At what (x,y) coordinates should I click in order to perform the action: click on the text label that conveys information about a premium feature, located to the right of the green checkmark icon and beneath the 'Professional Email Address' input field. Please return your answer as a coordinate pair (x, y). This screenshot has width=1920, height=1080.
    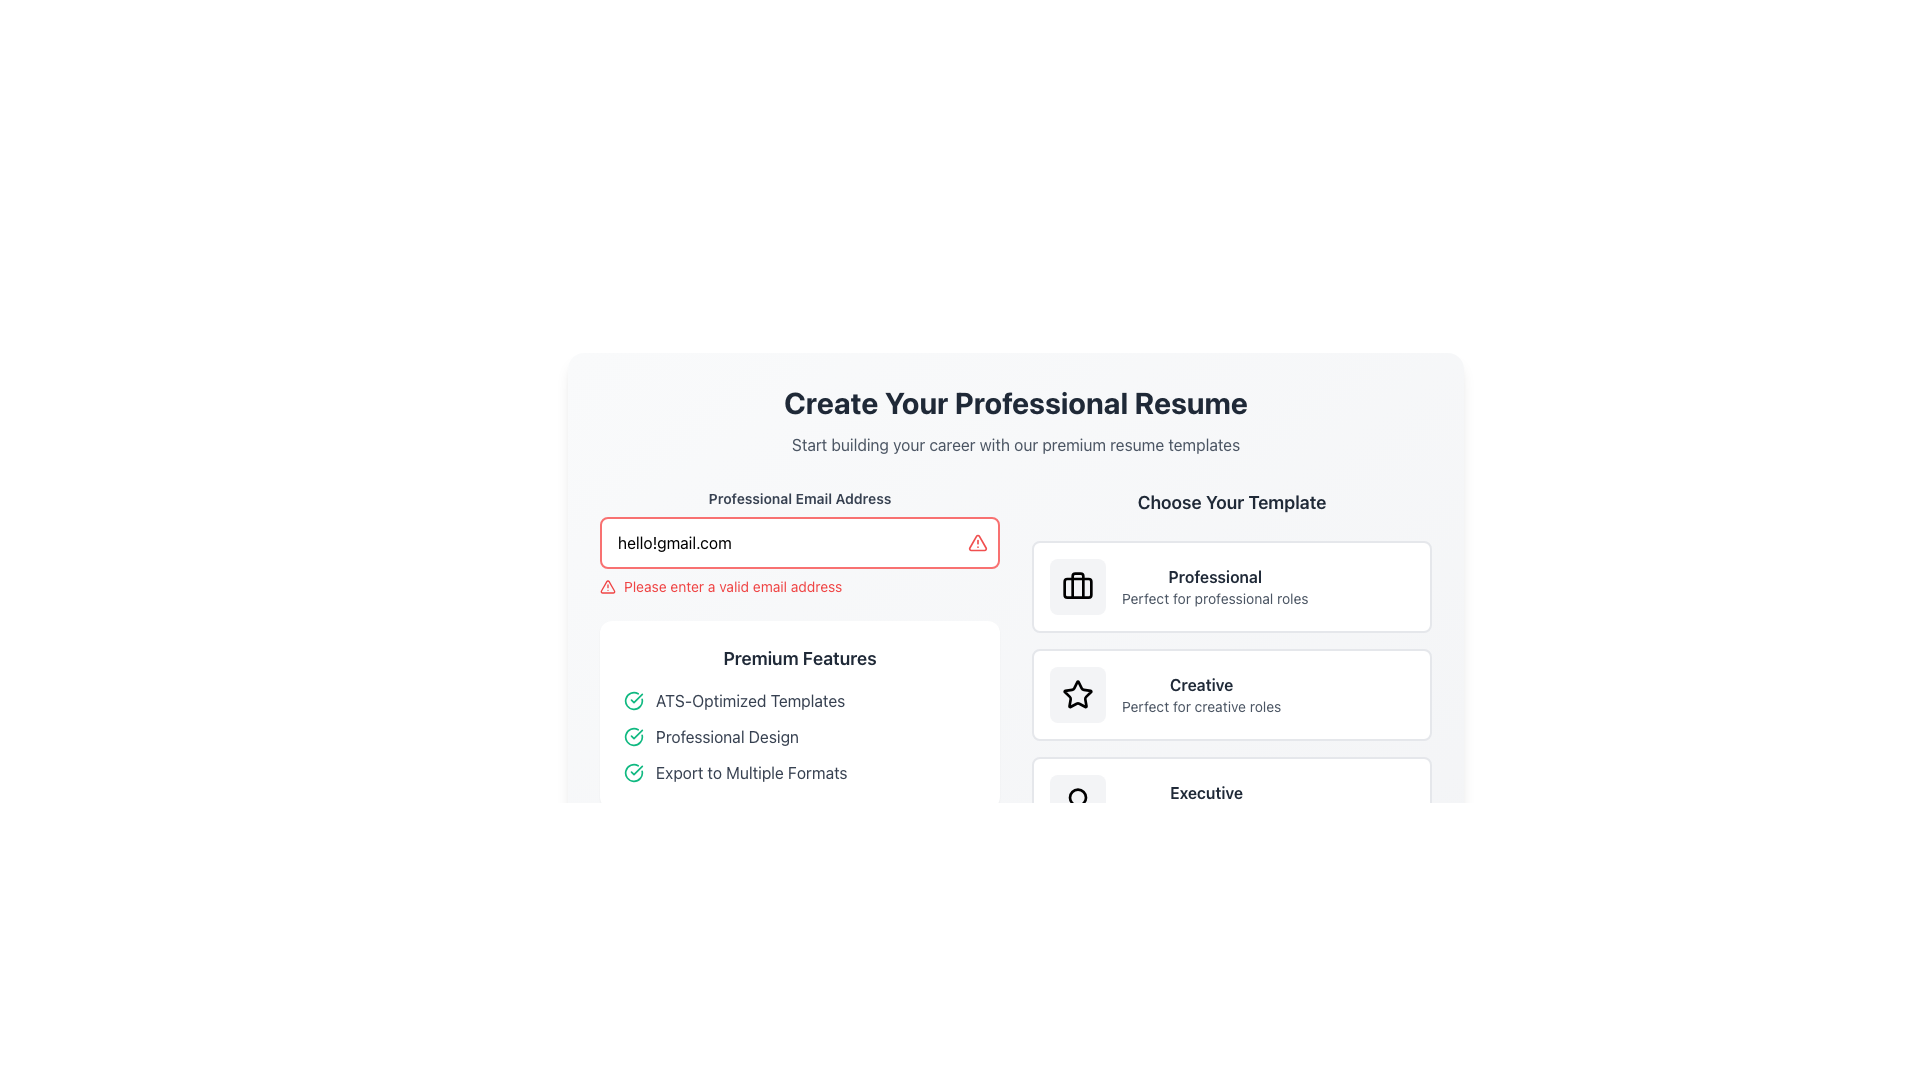
    Looking at the image, I should click on (726, 736).